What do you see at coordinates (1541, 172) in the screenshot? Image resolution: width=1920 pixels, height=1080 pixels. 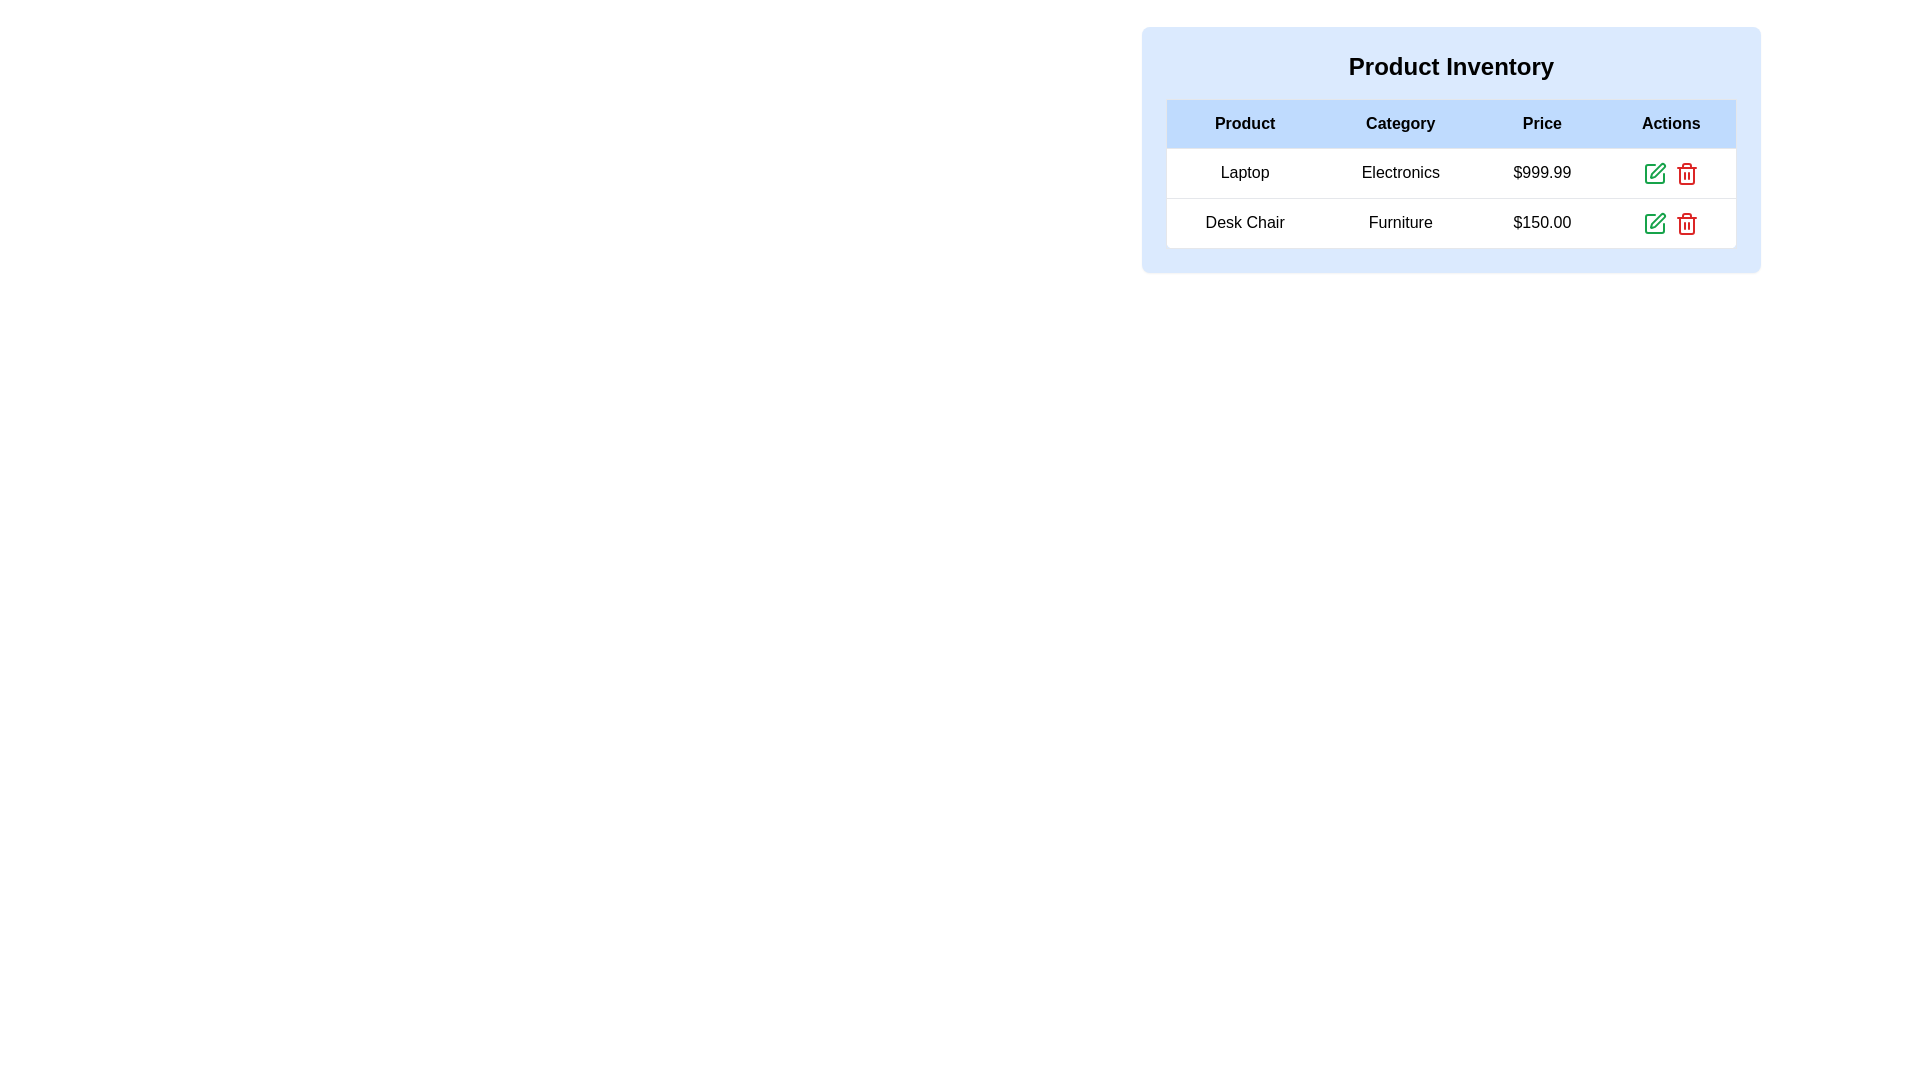 I see `displayed price of the item in the first row, third column of the 'Product Inventory' table, which is aligned with 'Laptop' and 'Electronics' entries` at bounding box center [1541, 172].